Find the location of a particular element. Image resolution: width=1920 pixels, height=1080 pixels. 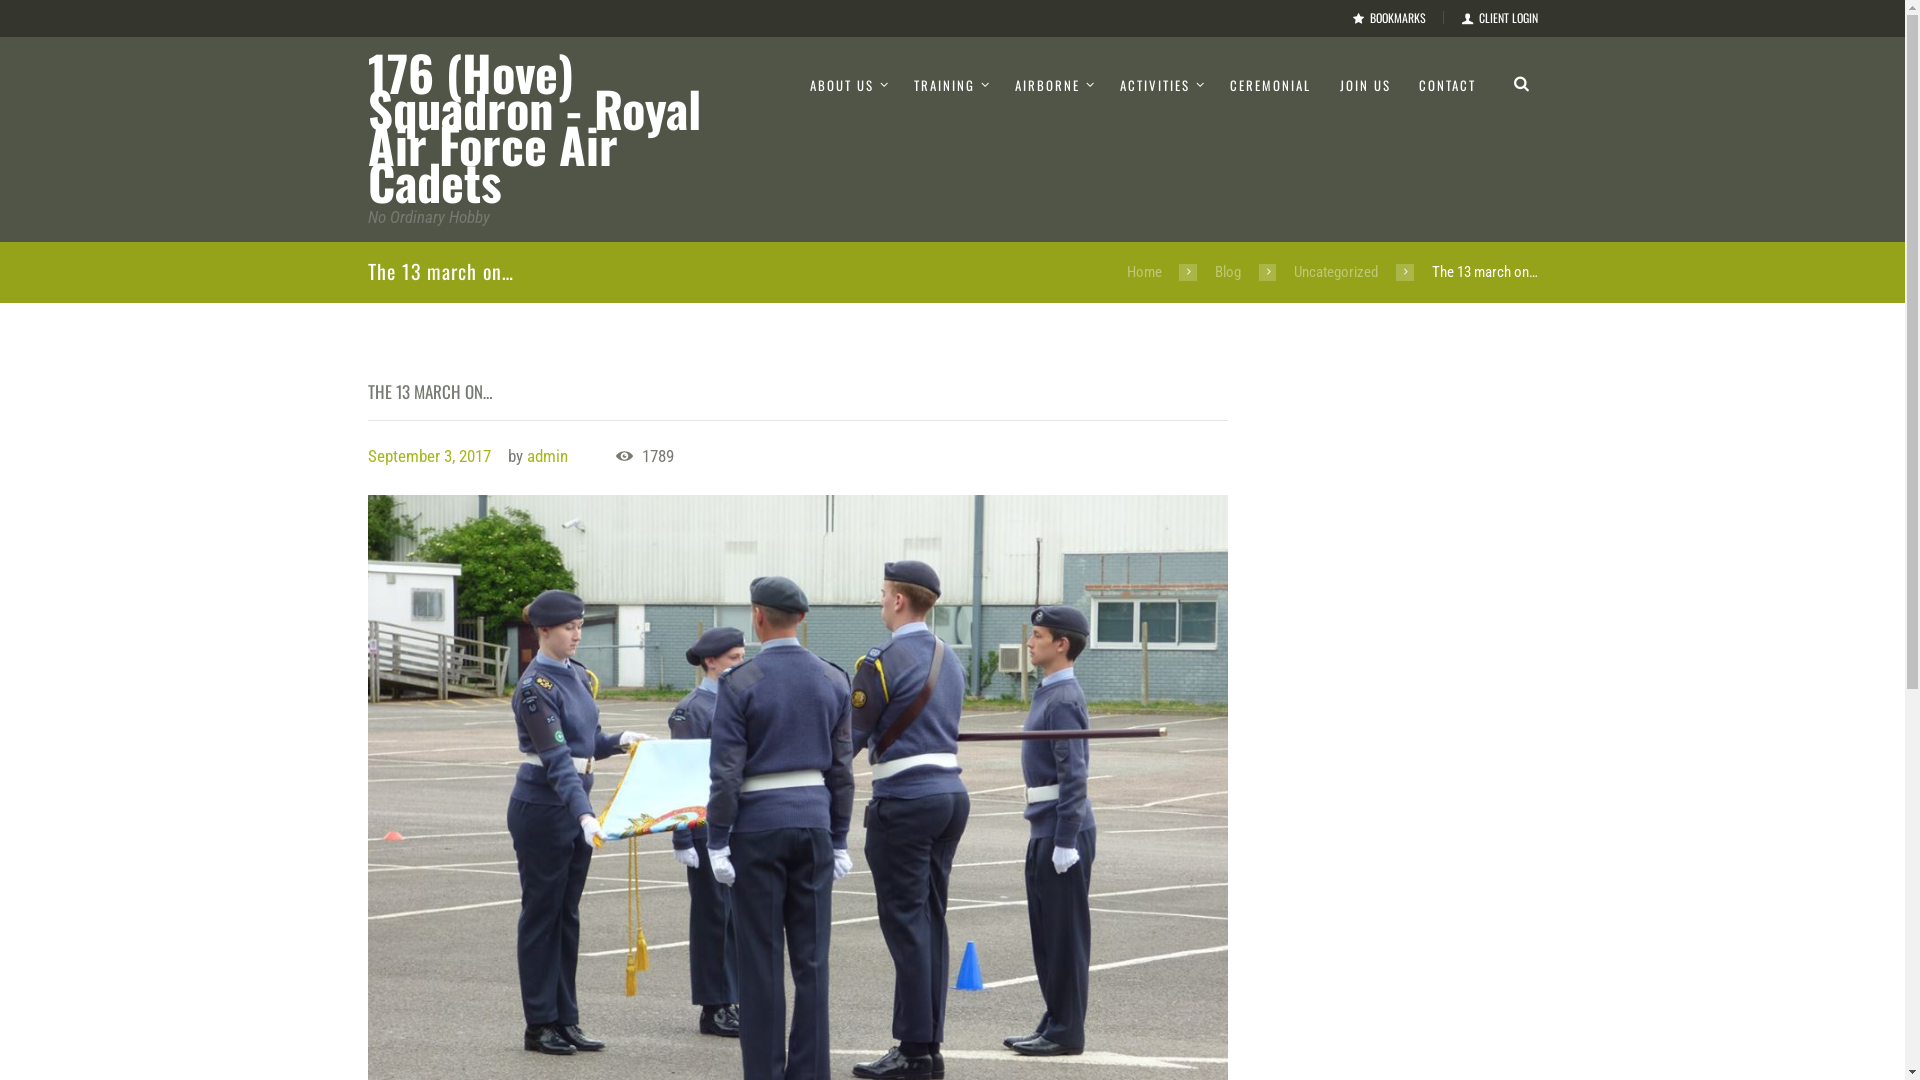

'ACTIVITIES' is located at coordinates (1161, 84).